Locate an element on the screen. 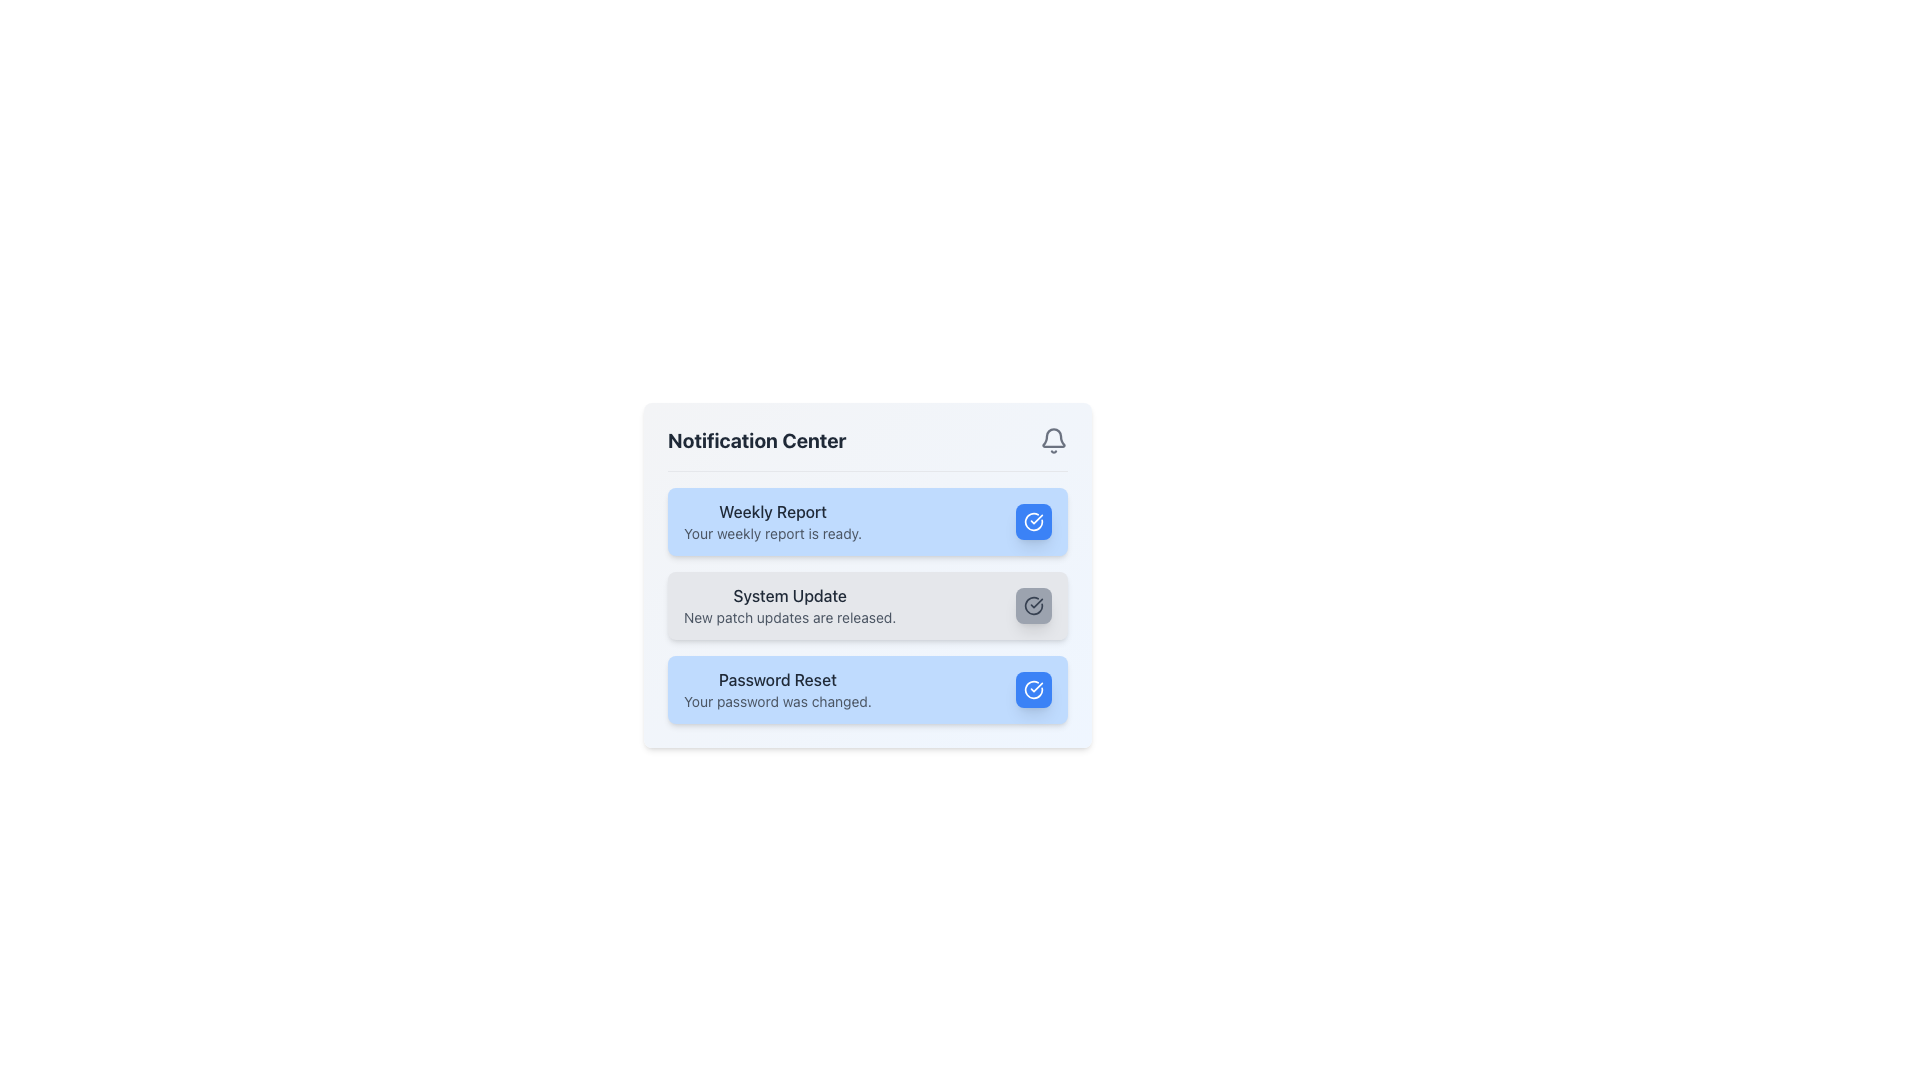  the confirmation button located at the top-right corner of the 'System Update' notification card is located at coordinates (1033, 604).